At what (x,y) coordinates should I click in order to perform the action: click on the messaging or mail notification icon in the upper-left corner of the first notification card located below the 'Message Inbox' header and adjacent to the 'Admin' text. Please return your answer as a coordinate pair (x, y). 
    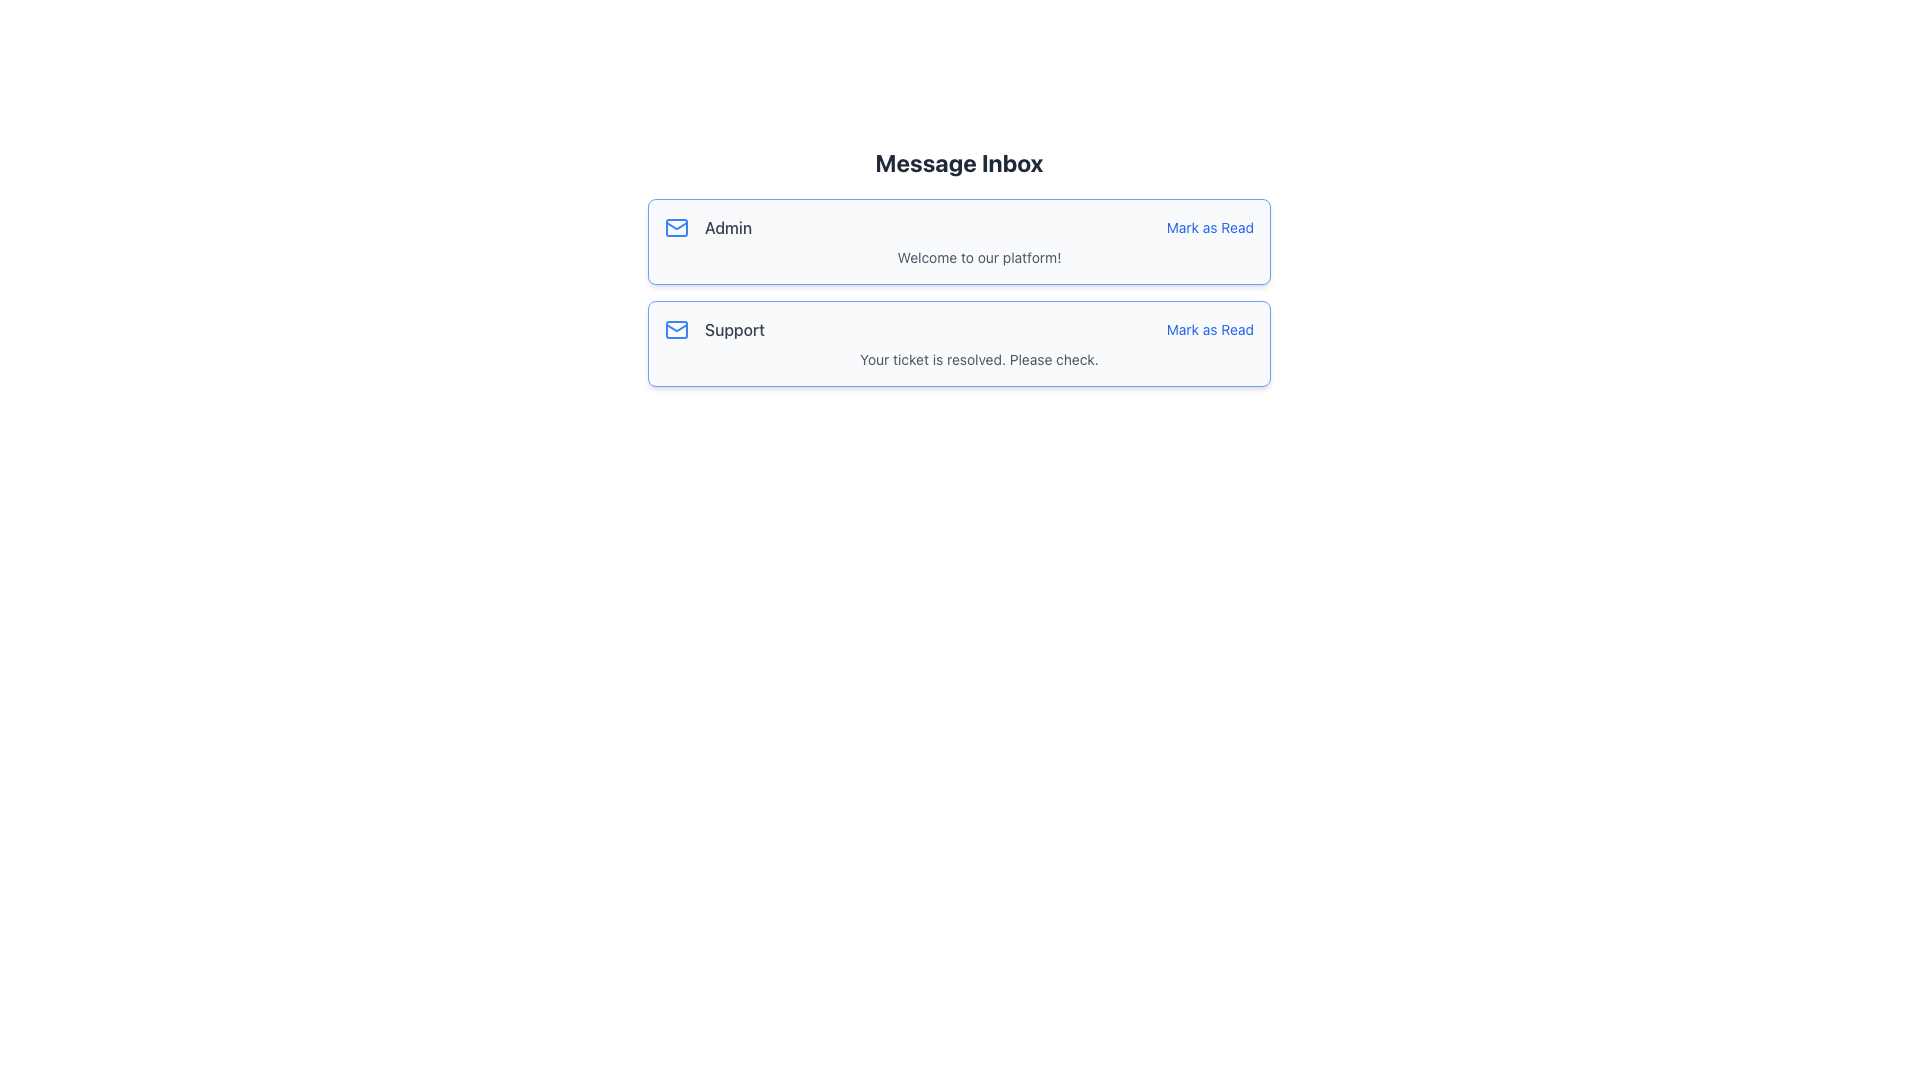
    Looking at the image, I should click on (676, 226).